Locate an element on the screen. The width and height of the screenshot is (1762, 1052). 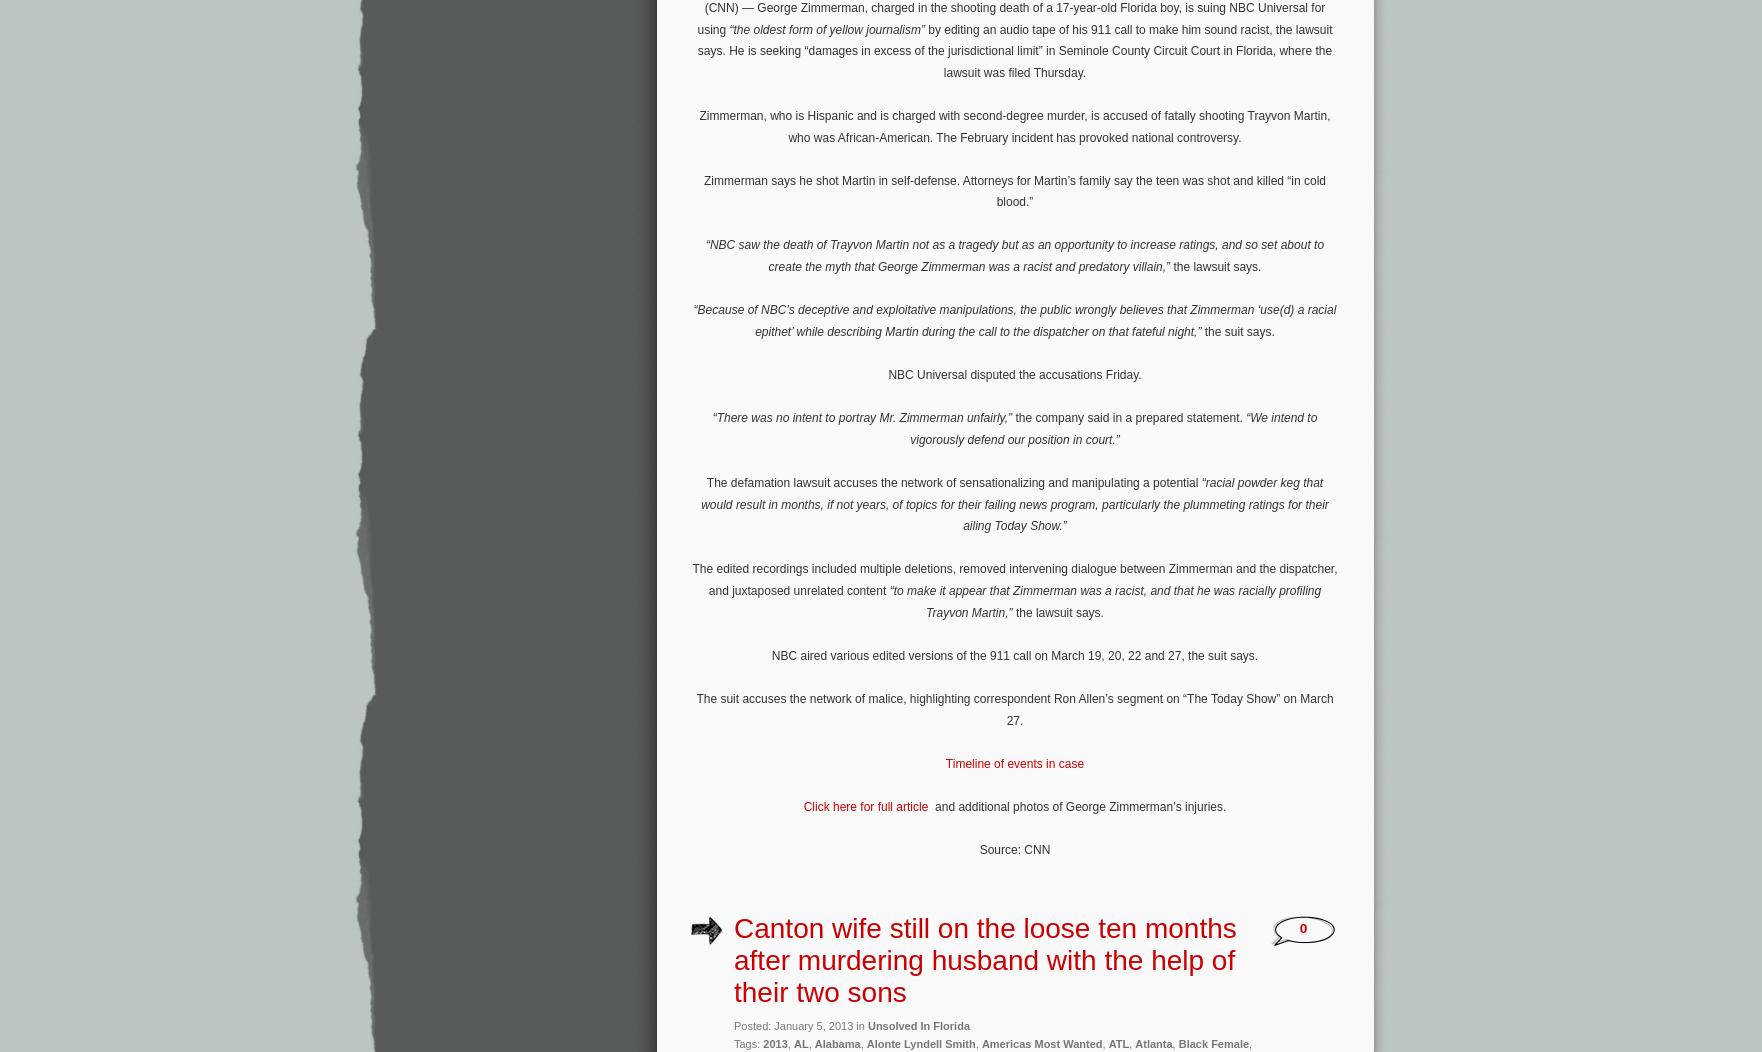
'Timeline of events in case' is located at coordinates (944, 762).